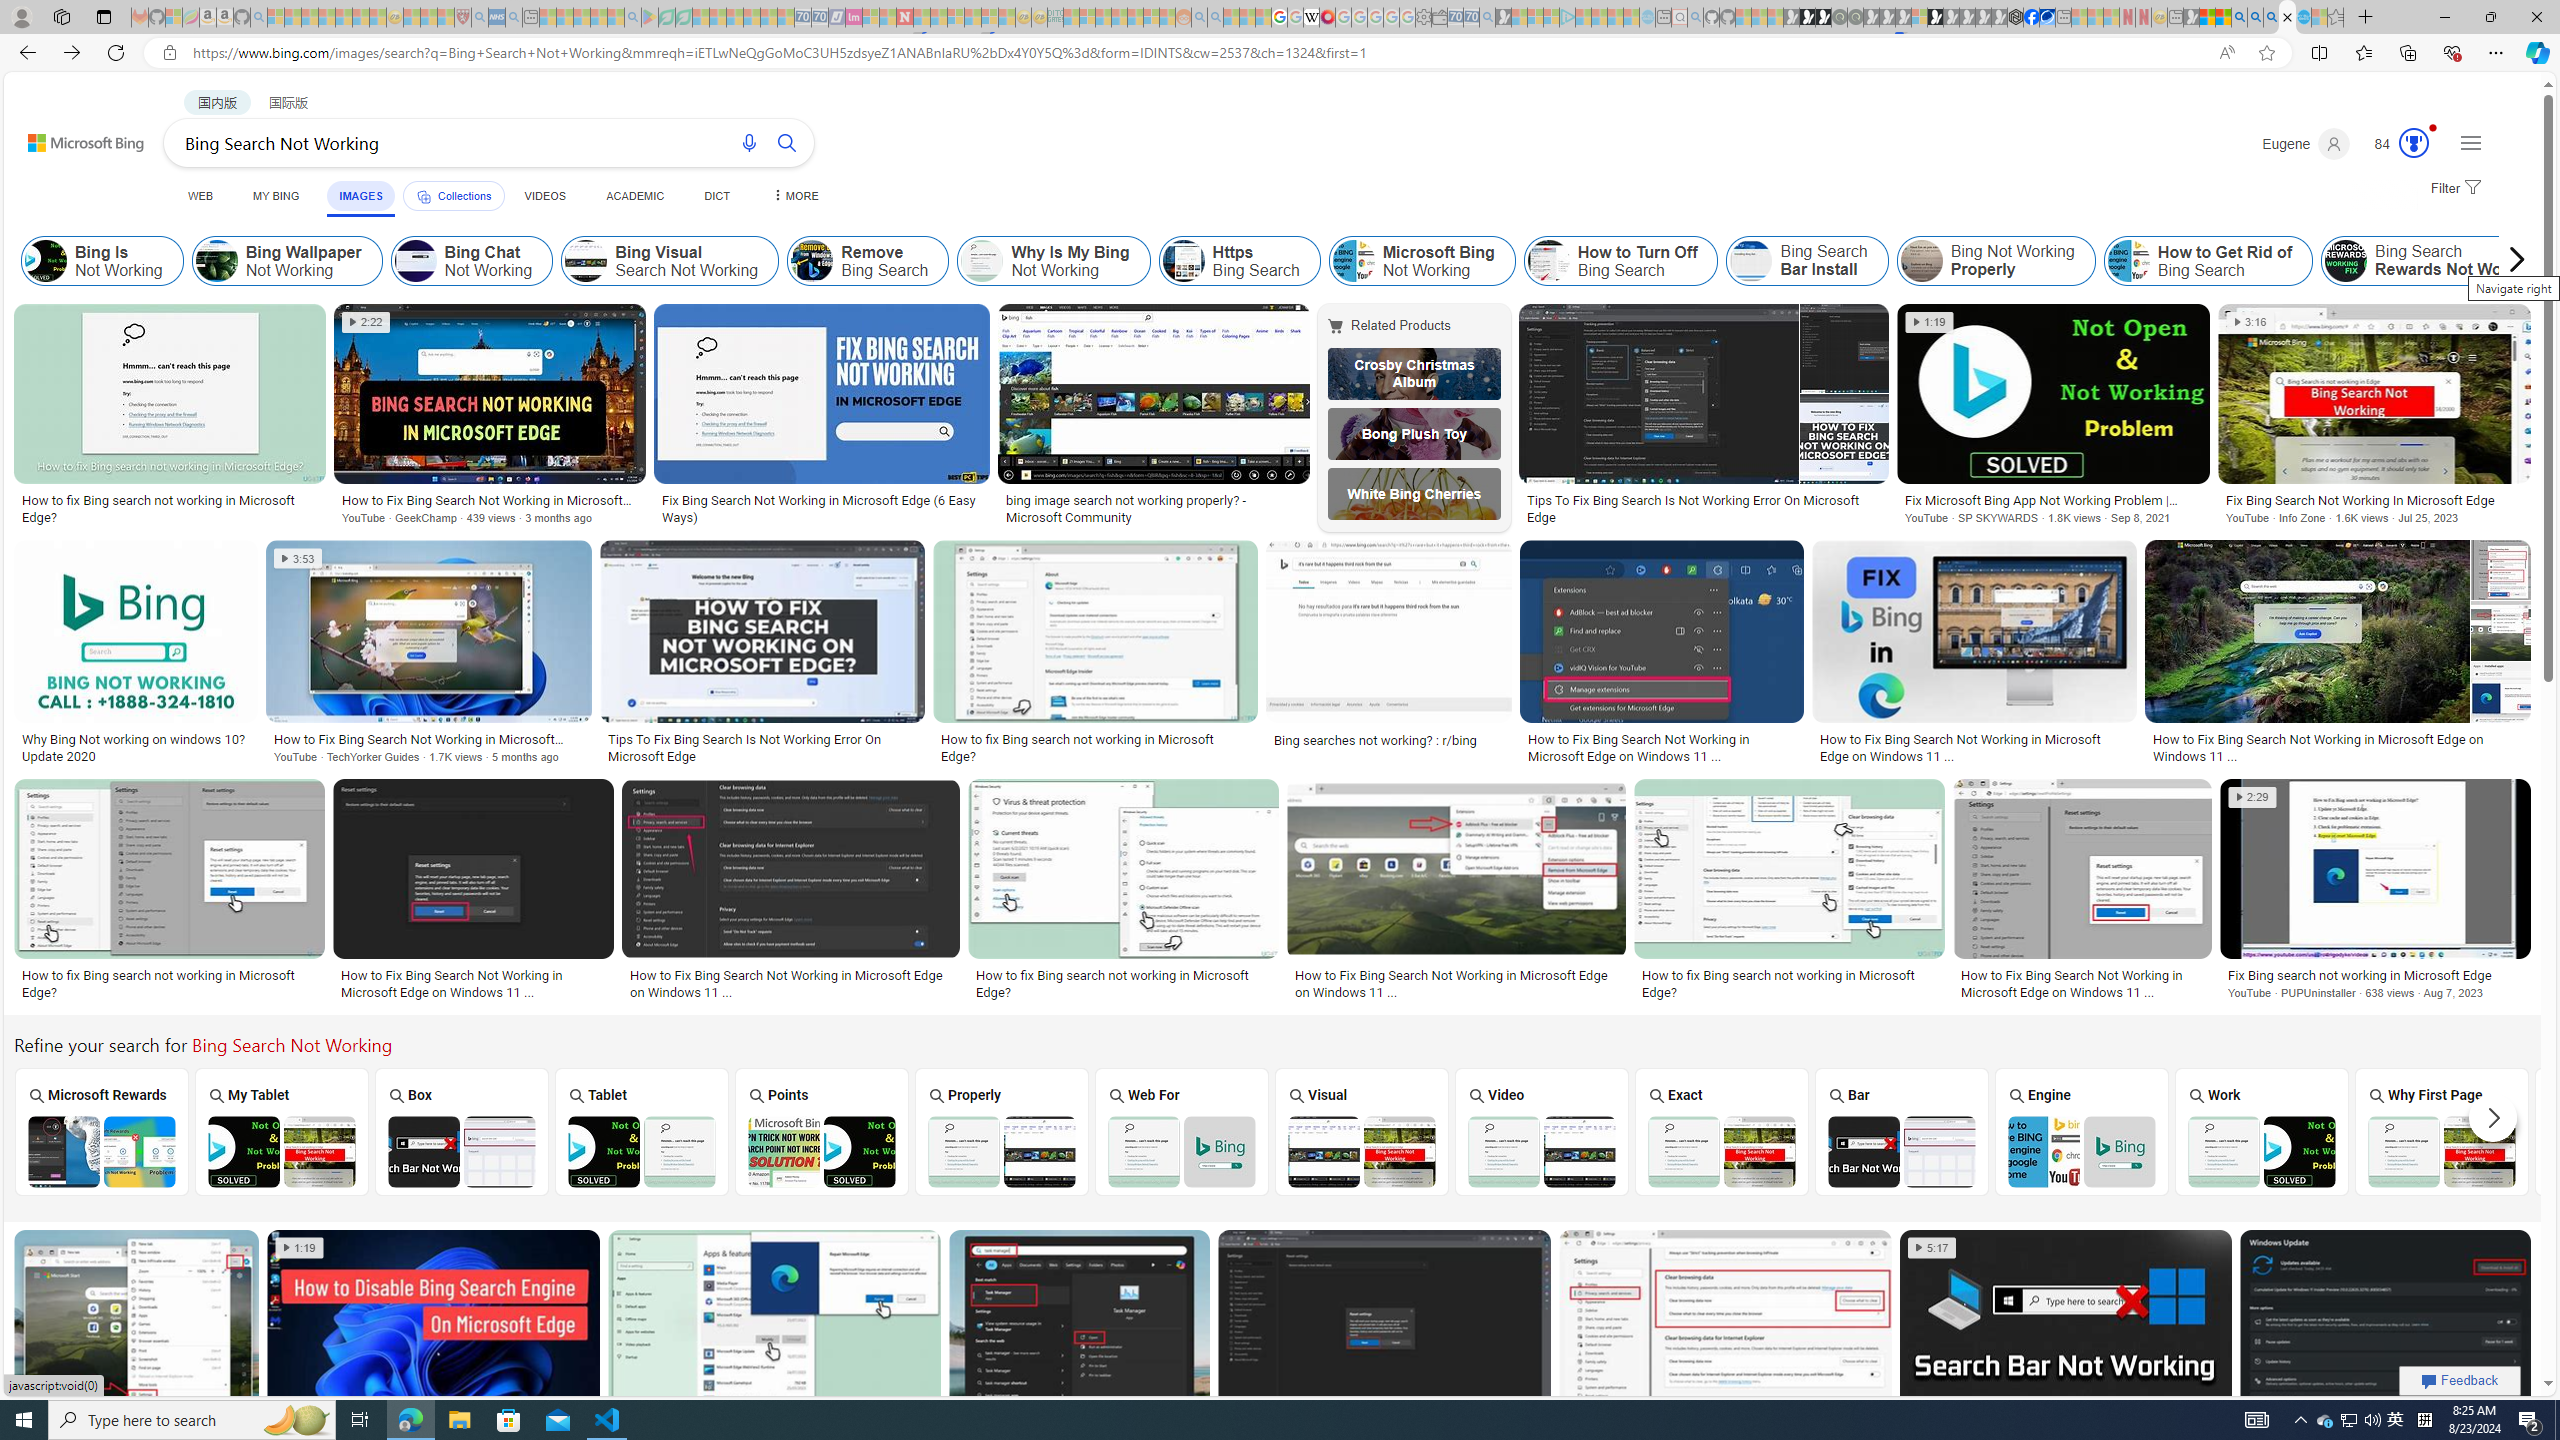  What do you see at coordinates (2082, 1130) in the screenshot?
I see `'Engine'` at bounding box center [2082, 1130].